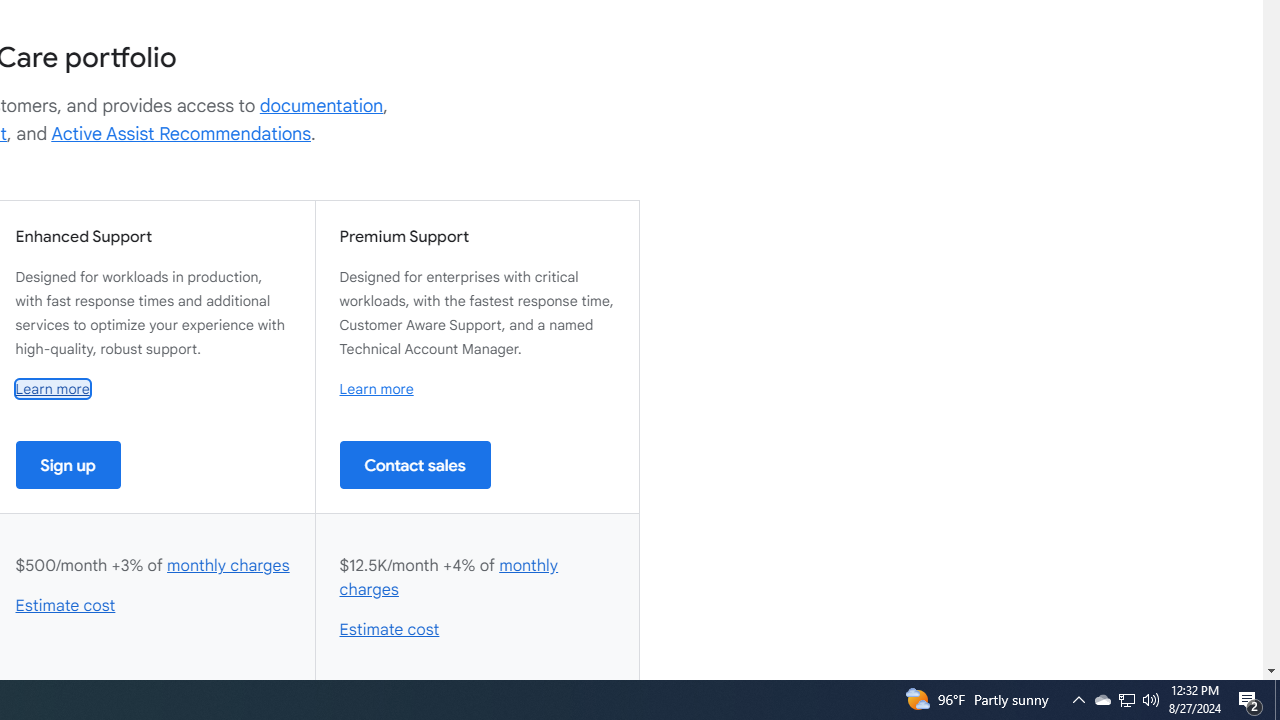 Image resolution: width=1280 pixels, height=720 pixels. What do you see at coordinates (181, 133) in the screenshot?
I see `'Active Assist Recommendations'` at bounding box center [181, 133].